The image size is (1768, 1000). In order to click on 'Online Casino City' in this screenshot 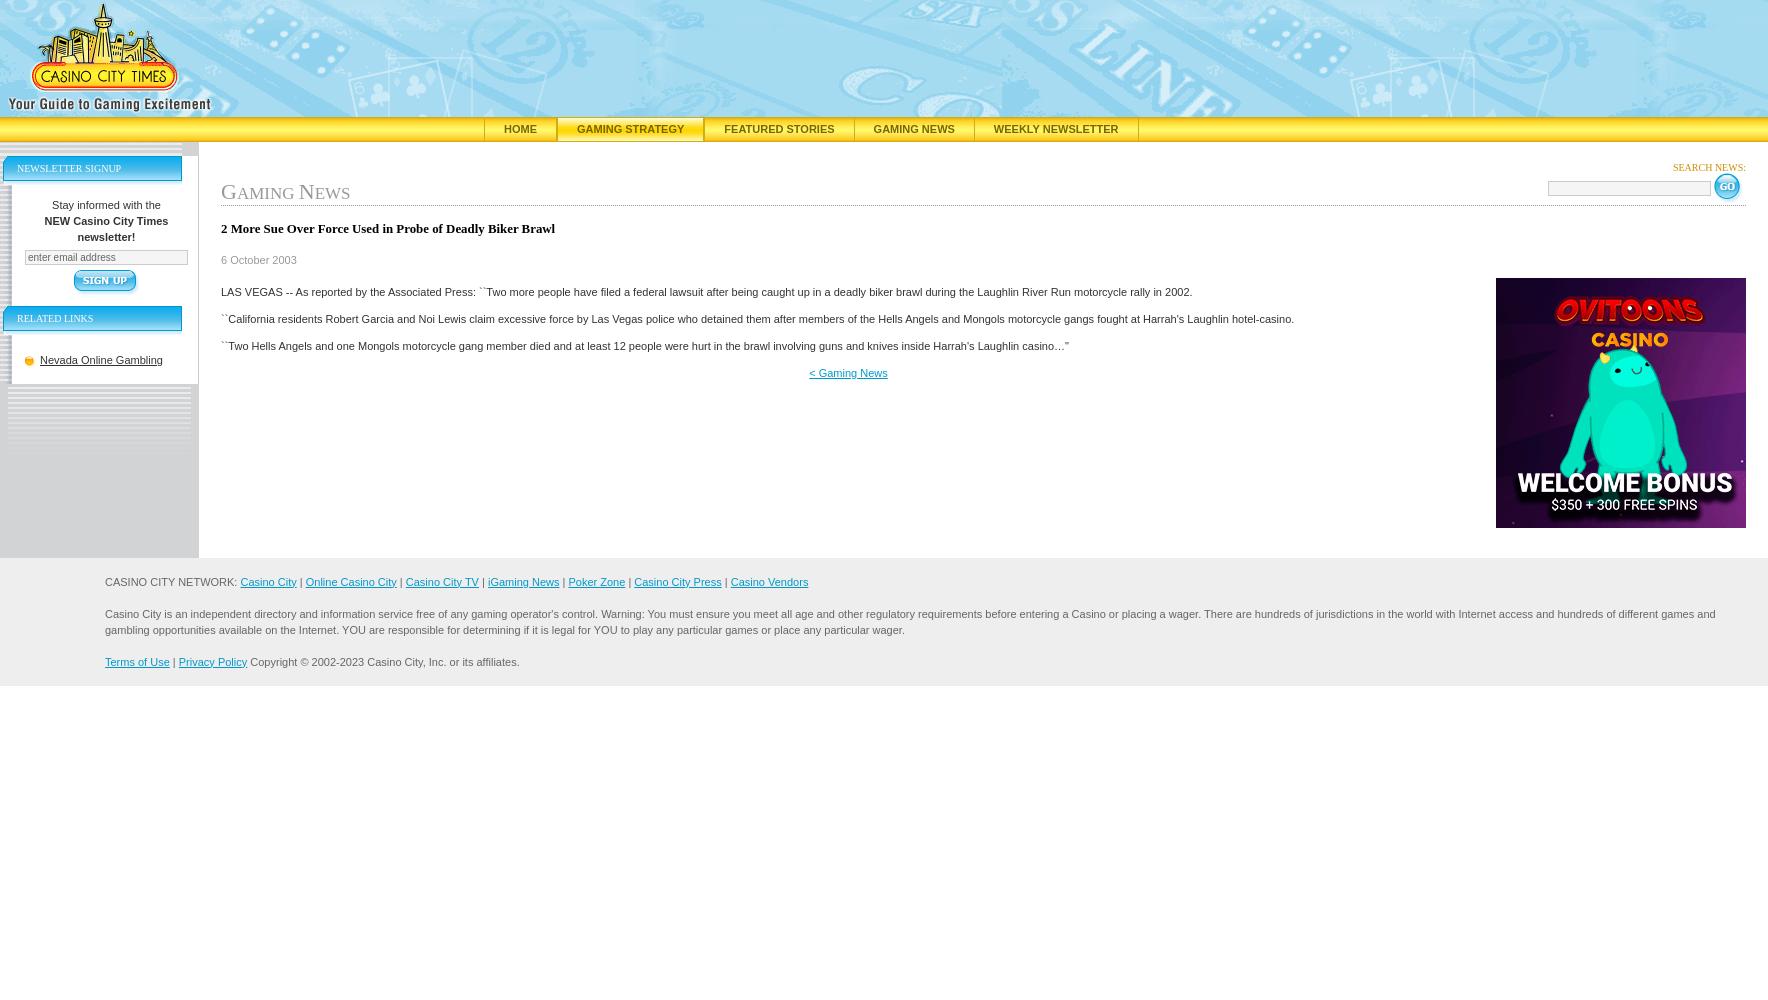, I will do `click(350, 580)`.